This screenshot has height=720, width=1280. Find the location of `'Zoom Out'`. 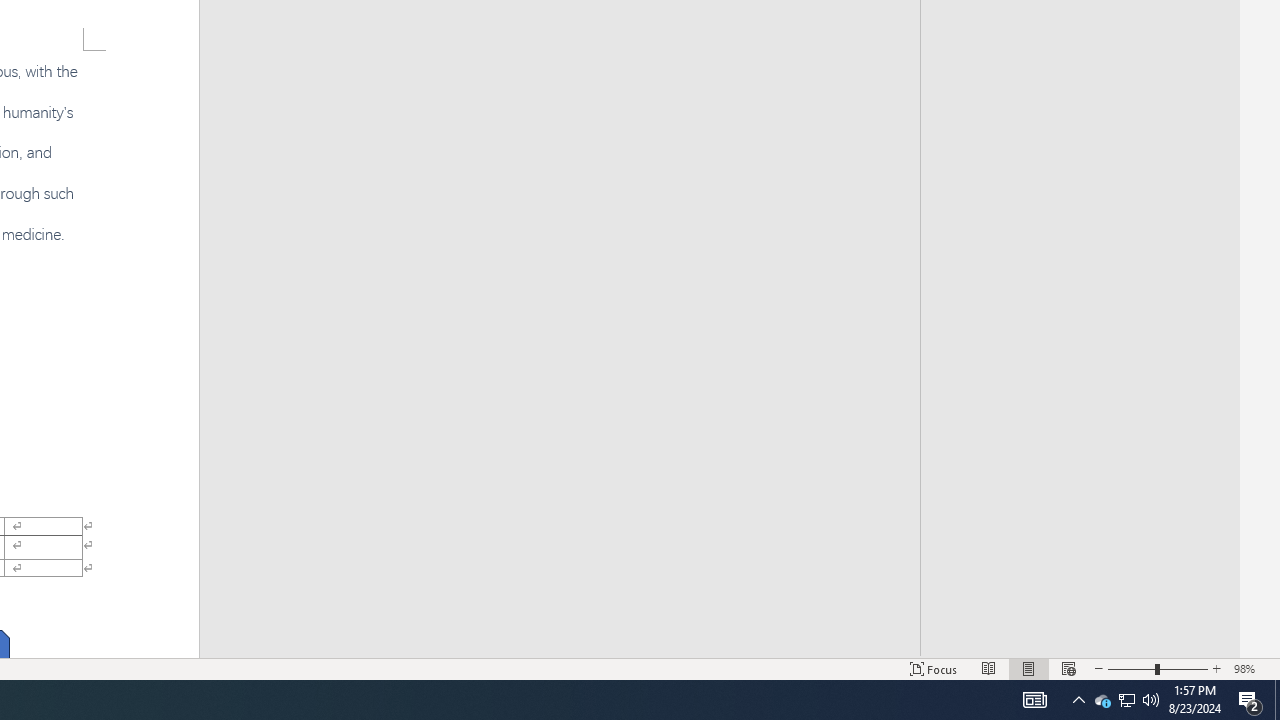

'Zoom Out' is located at coordinates (1131, 669).